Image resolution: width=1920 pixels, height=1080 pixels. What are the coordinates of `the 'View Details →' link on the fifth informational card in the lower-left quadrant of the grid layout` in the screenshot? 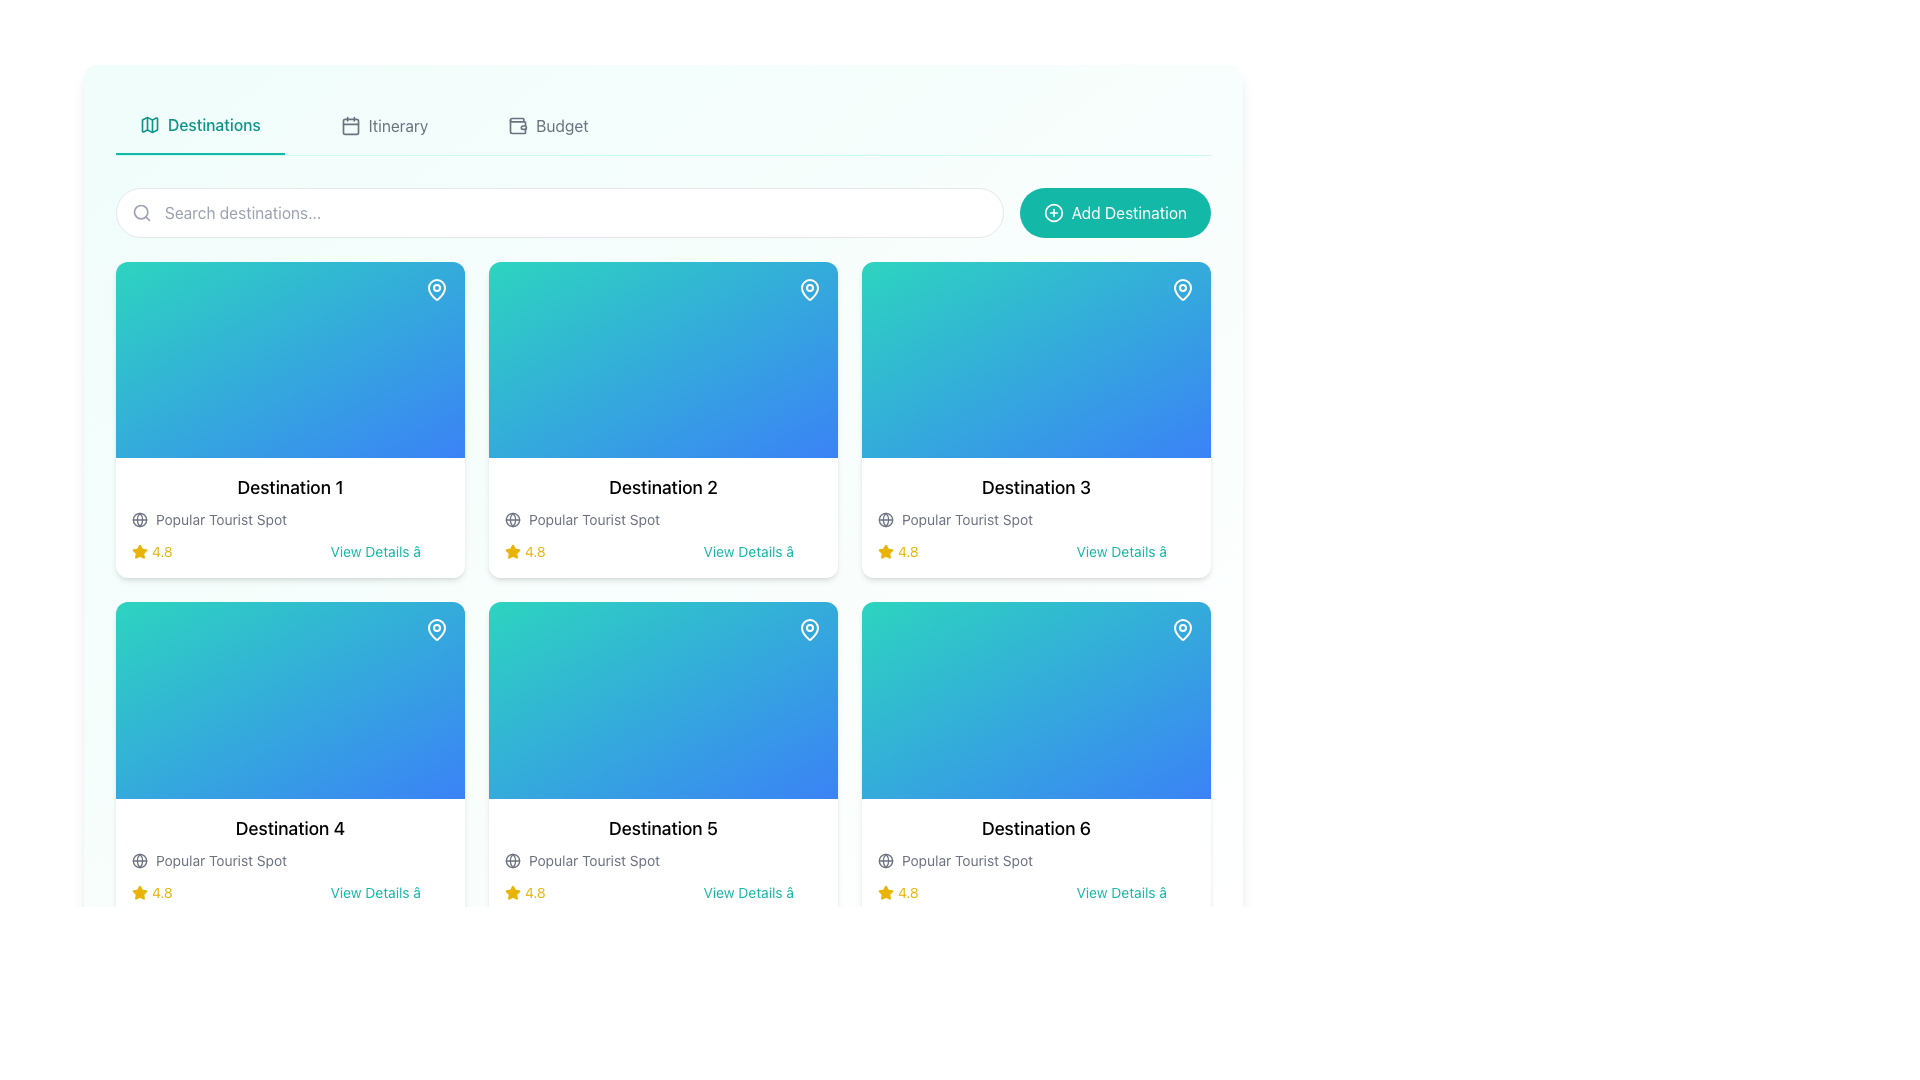 It's located at (663, 857).